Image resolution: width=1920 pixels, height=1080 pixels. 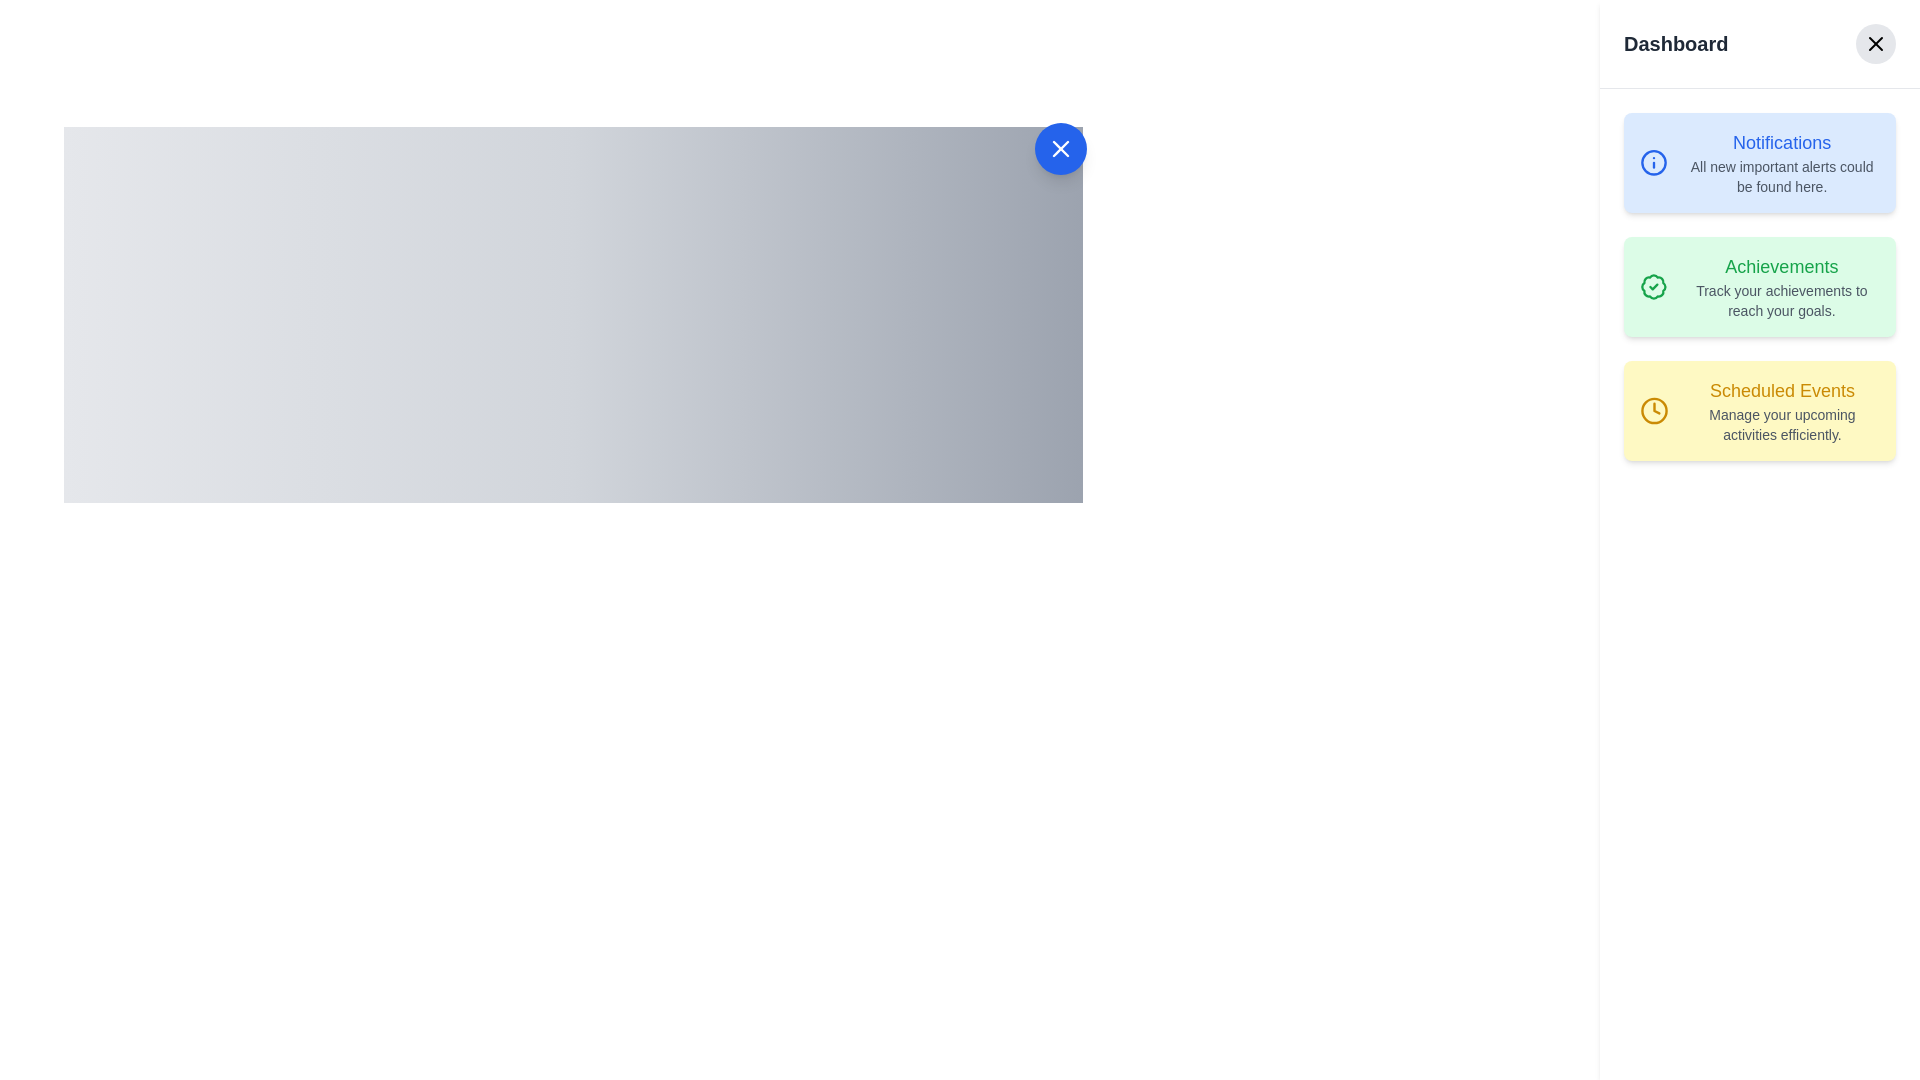 What do you see at coordinates (1653, 286) in the screenshot?
I see `the decorative circular badge with a green outline and checkmark symbol located in the 'Achievements' card on the right sidebar of the dashboard` at bounding box center [1653, 286].